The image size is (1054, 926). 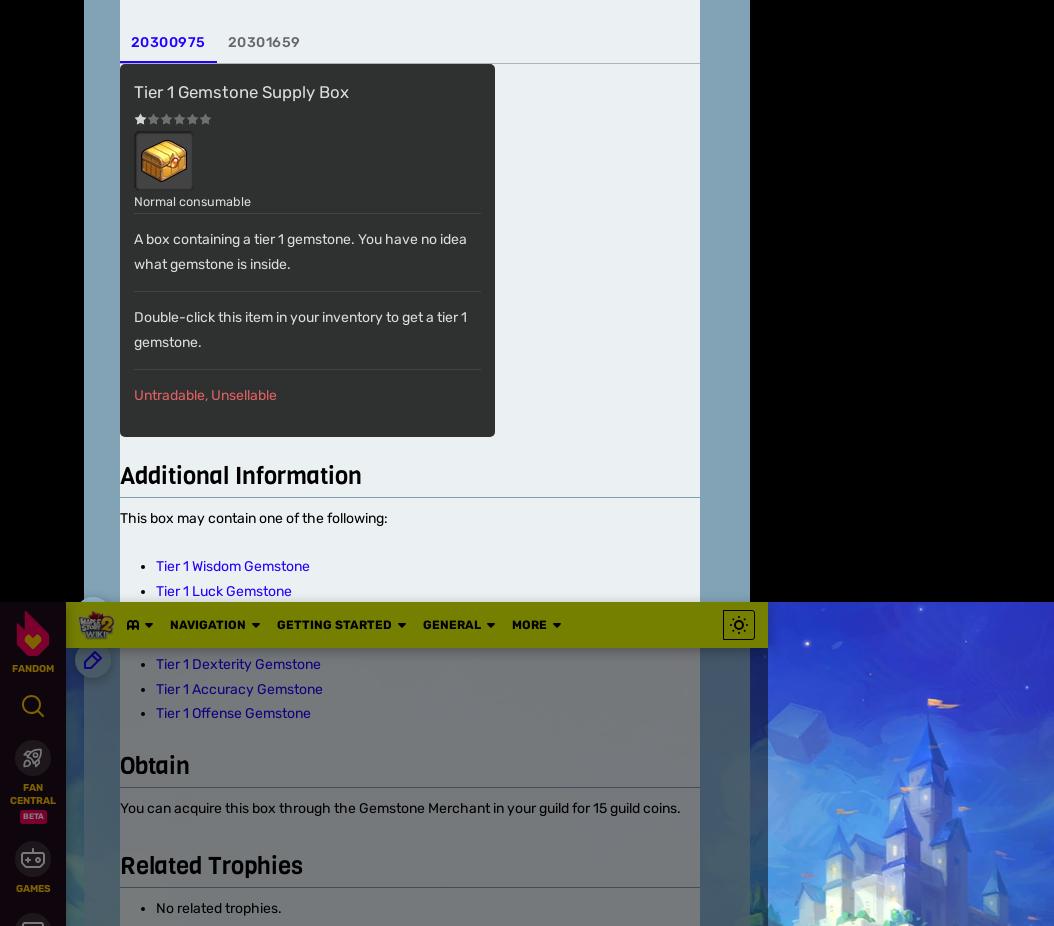 What do you see at coordinates (83, 317) in the screenshot?
I see `'Fandom'` at bounding box center [83, 317].